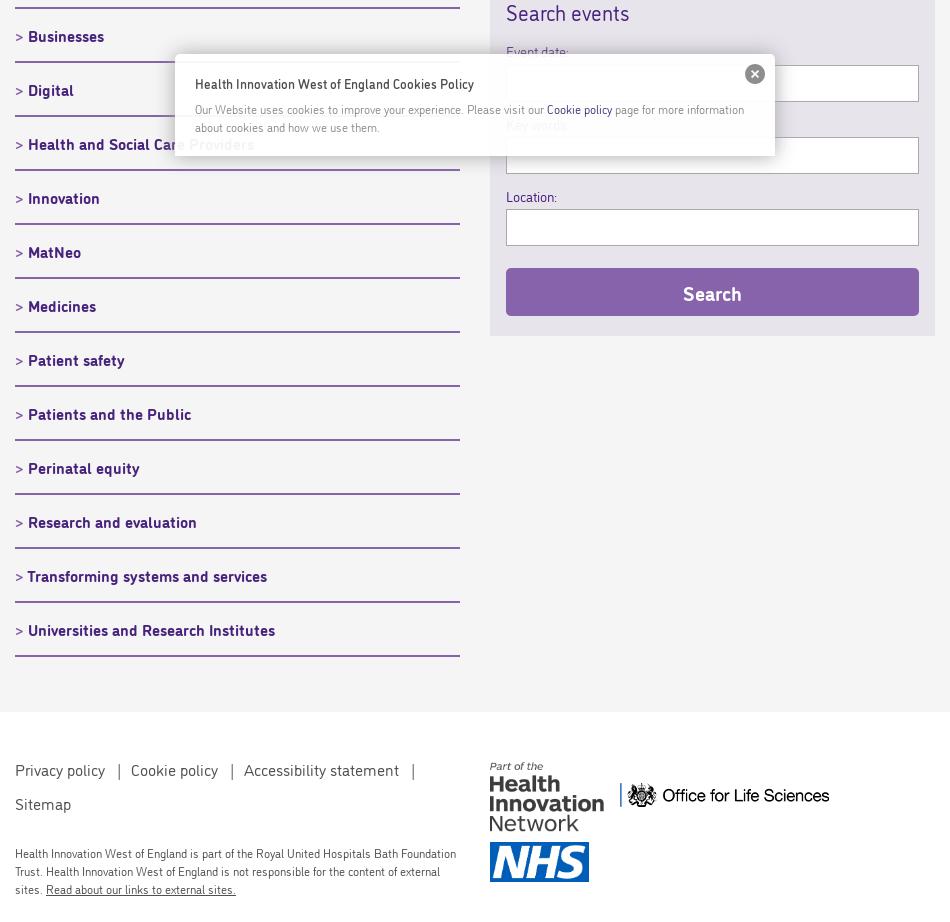 This screenshot has height=922, width=950. Describe the element at coordinates (112, 521) in the screenshot. I see `'Research and evaluation'` at that location.